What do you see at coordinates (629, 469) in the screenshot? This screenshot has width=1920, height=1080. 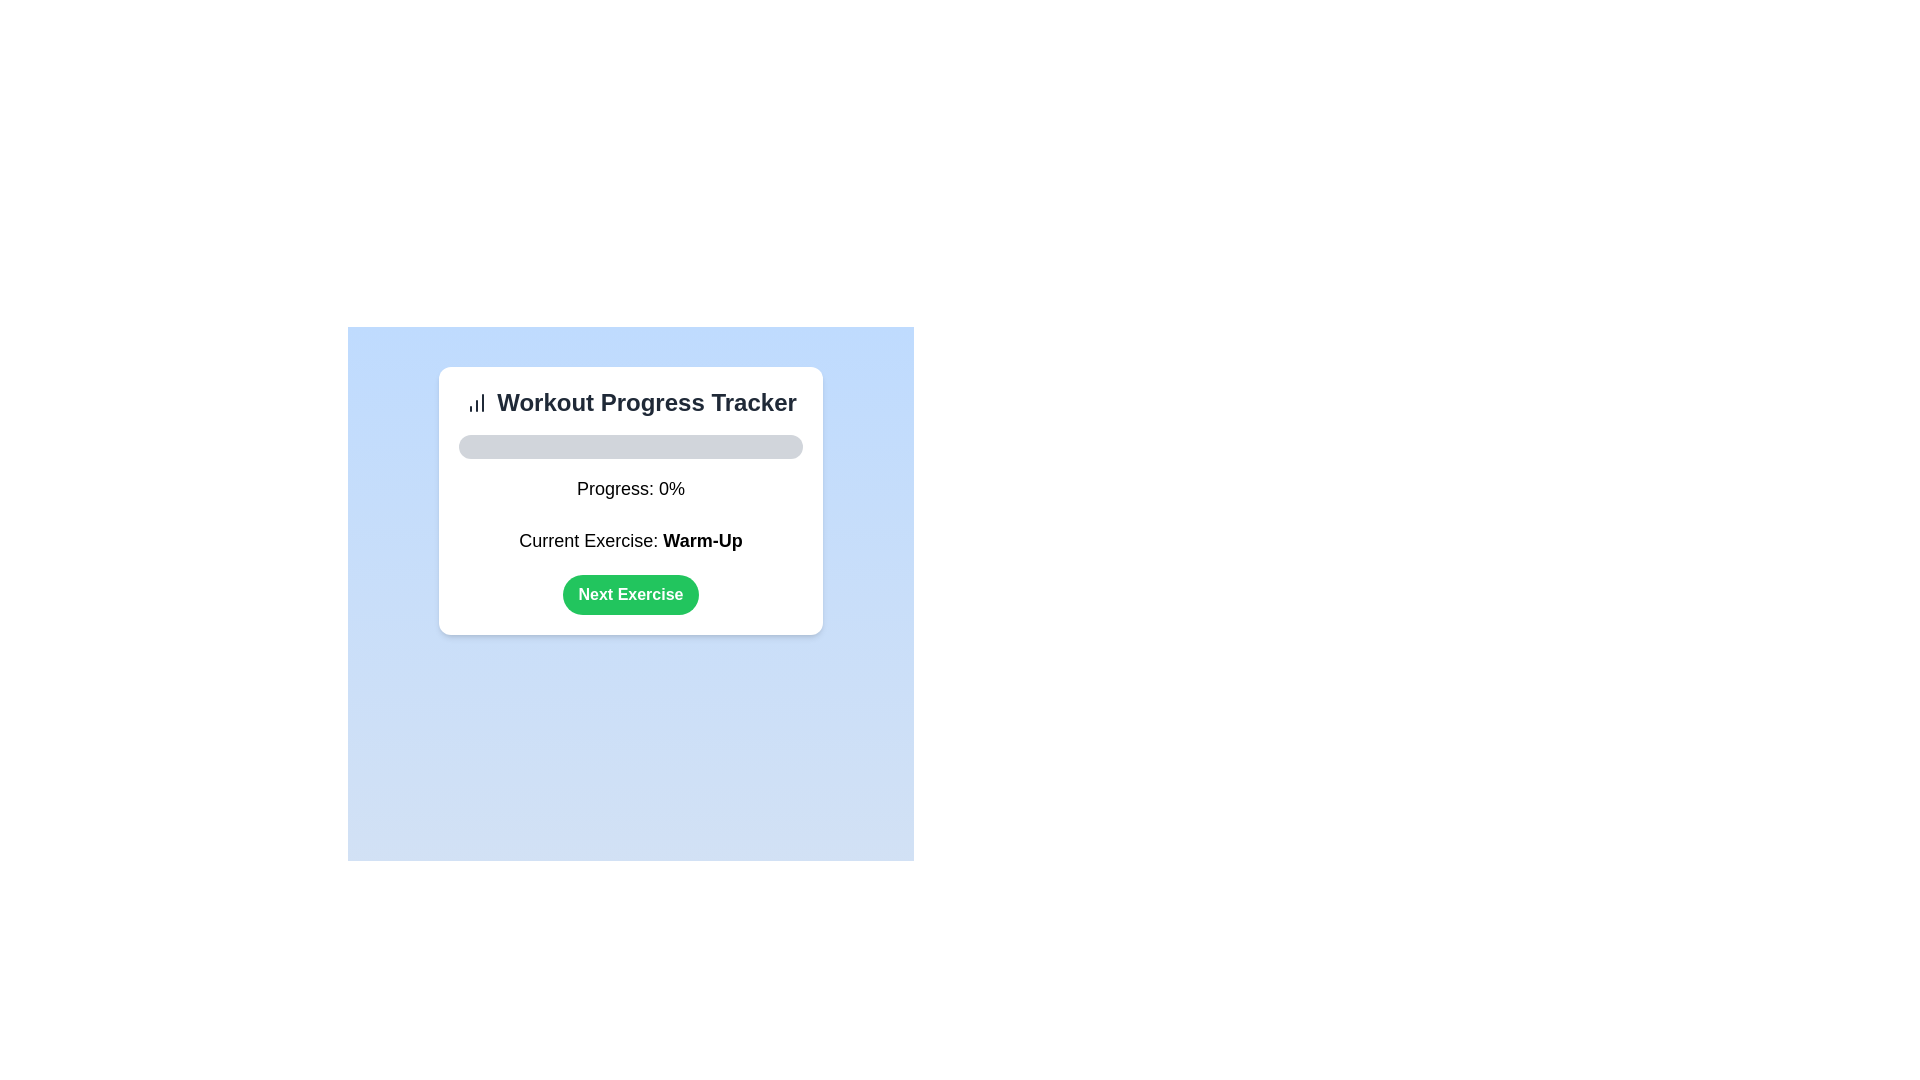 I see `the progress percentage displayed on the Progress Bar with Label located below 'Workout Progress Tracker' and above 'Current Exercise: Warm-Up'` at bounding box center [629, 469].